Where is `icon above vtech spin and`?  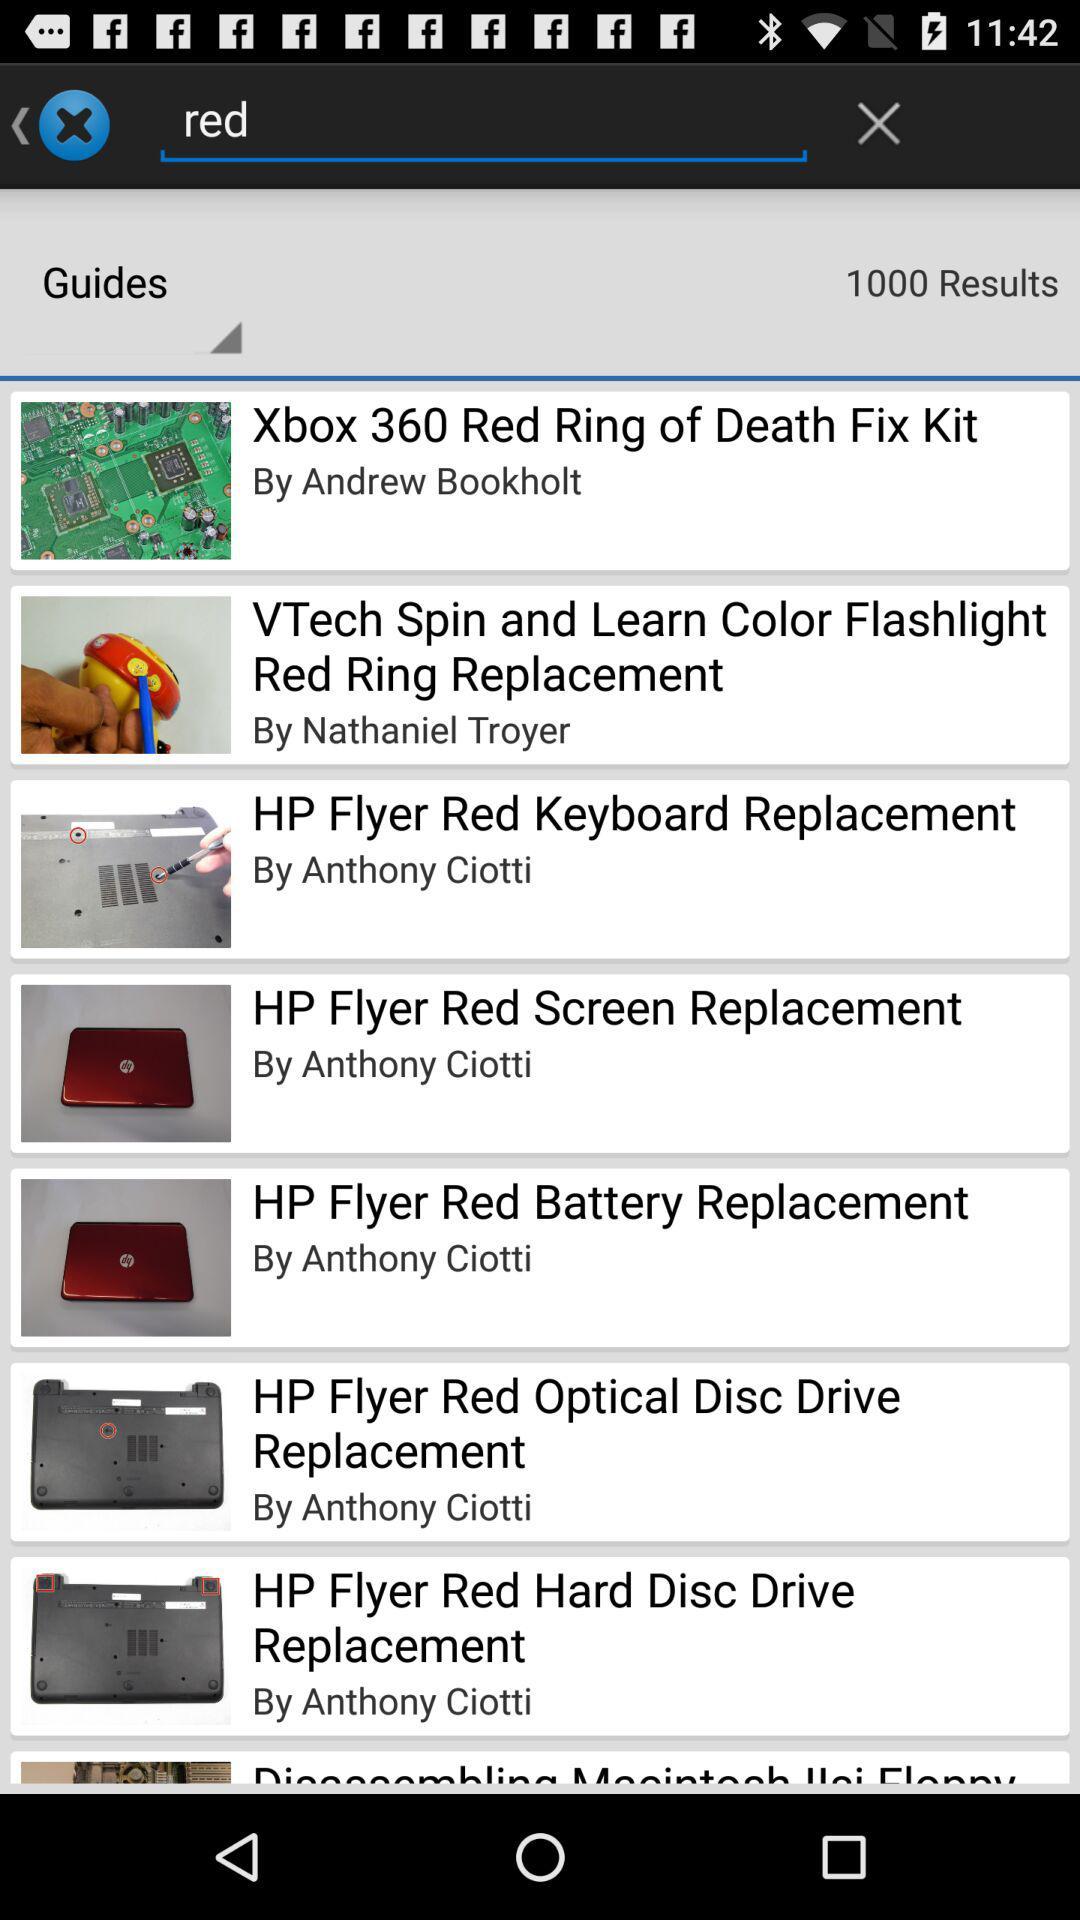 icon above vtech spin and is located at coordinates (415, 480).